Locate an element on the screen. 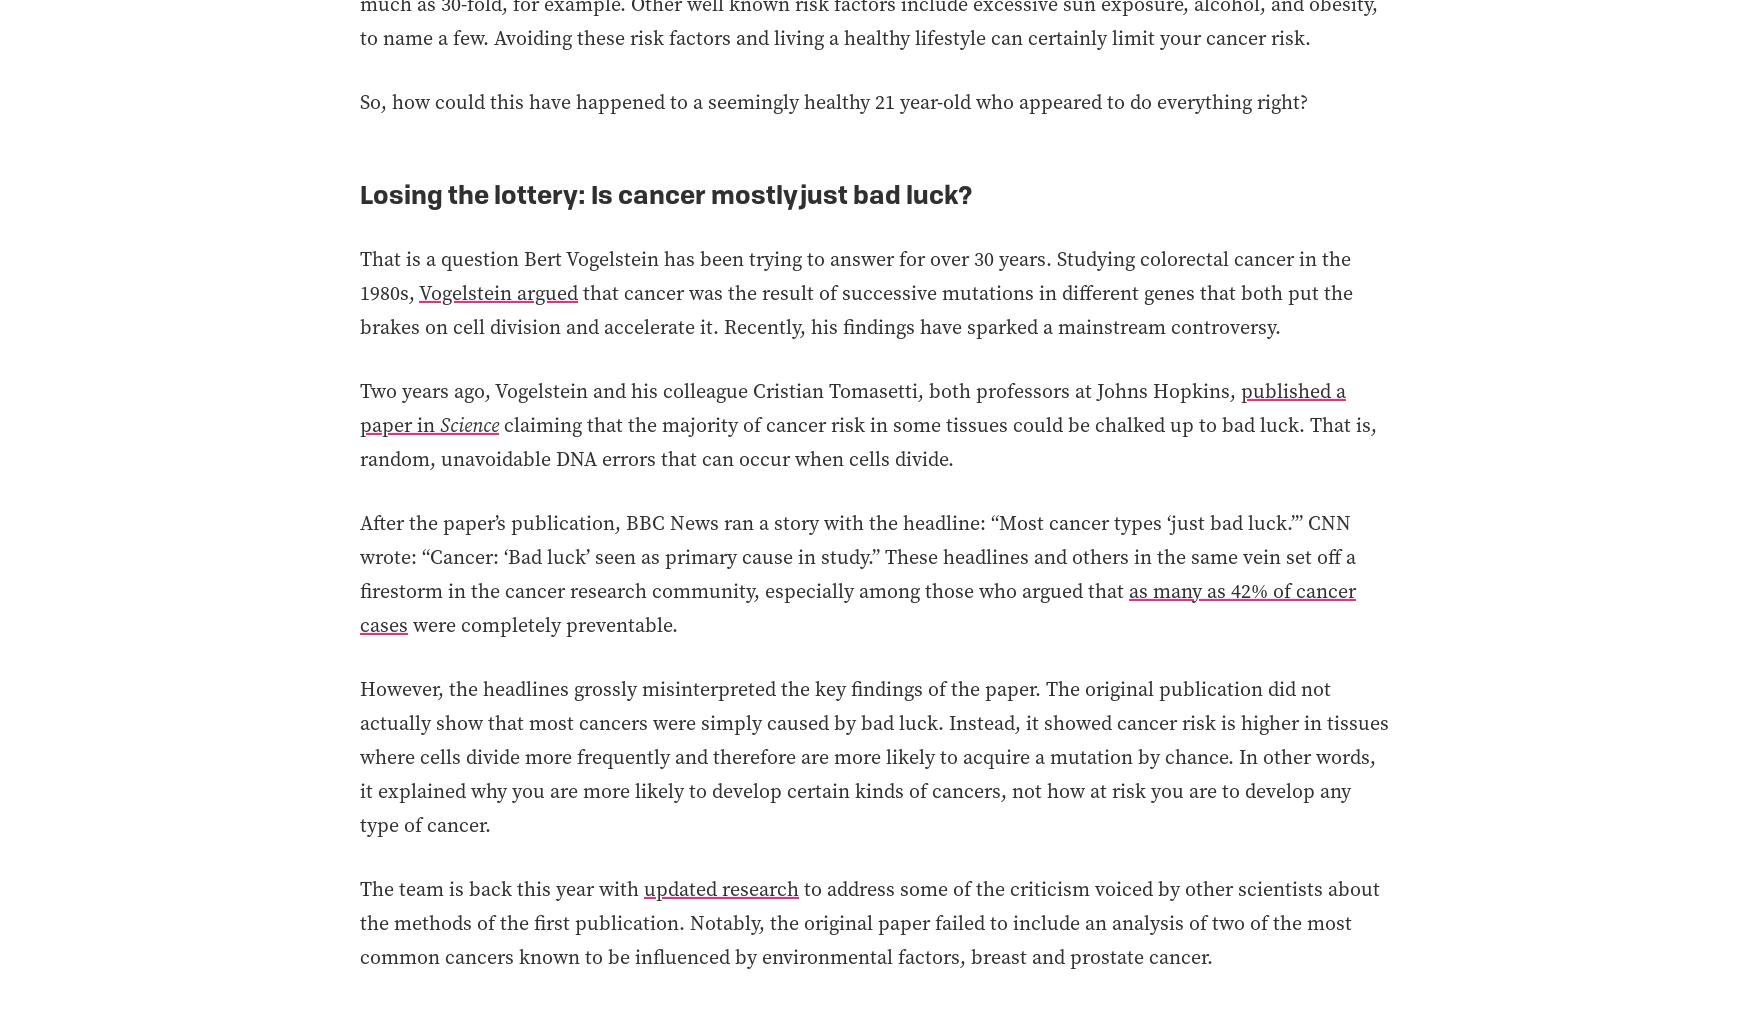 The image size is (1750, 1013). 'to address some of the criticism voiced by other scientists about the methods of the first publication. Notably, the original paper failed to include an analysis of two of the most common cancers known to be influenced by environmental factors, breast and prostate cancer.' is located at coordinates (869, 922).